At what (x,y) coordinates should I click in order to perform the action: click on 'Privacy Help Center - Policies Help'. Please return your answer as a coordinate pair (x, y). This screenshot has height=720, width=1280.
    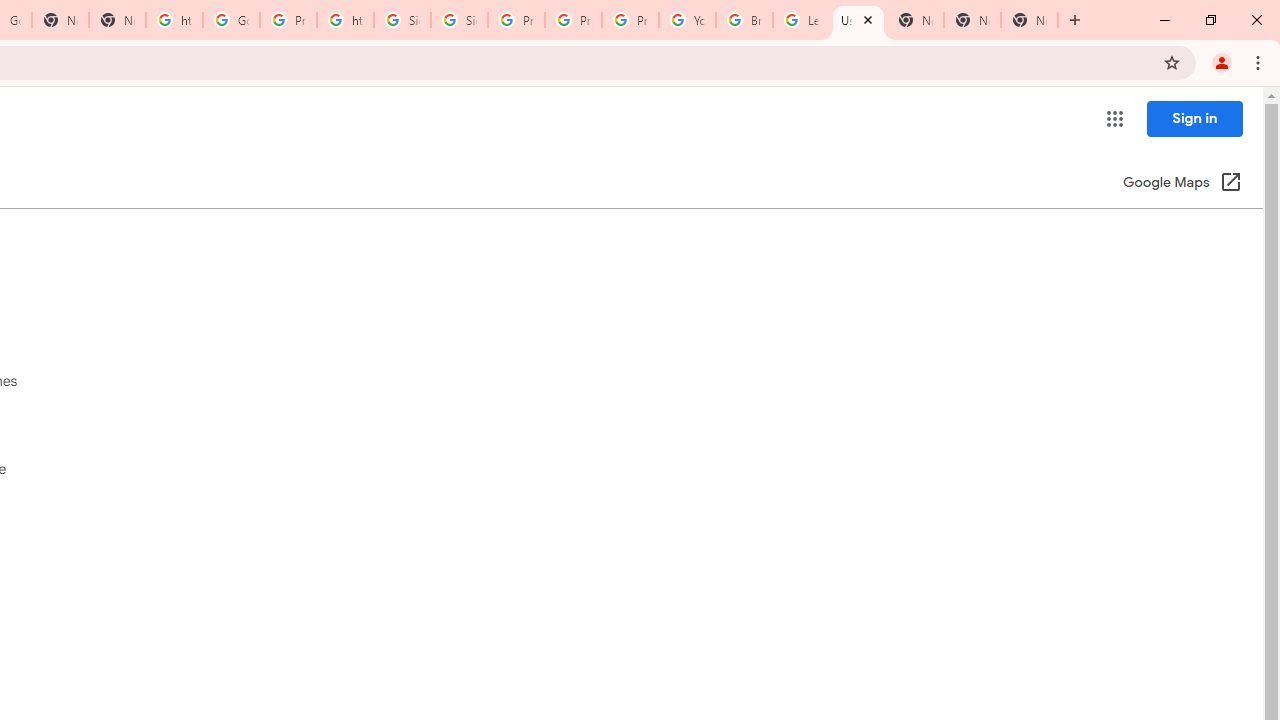
    Looking at the image, I should click on (572, 20).